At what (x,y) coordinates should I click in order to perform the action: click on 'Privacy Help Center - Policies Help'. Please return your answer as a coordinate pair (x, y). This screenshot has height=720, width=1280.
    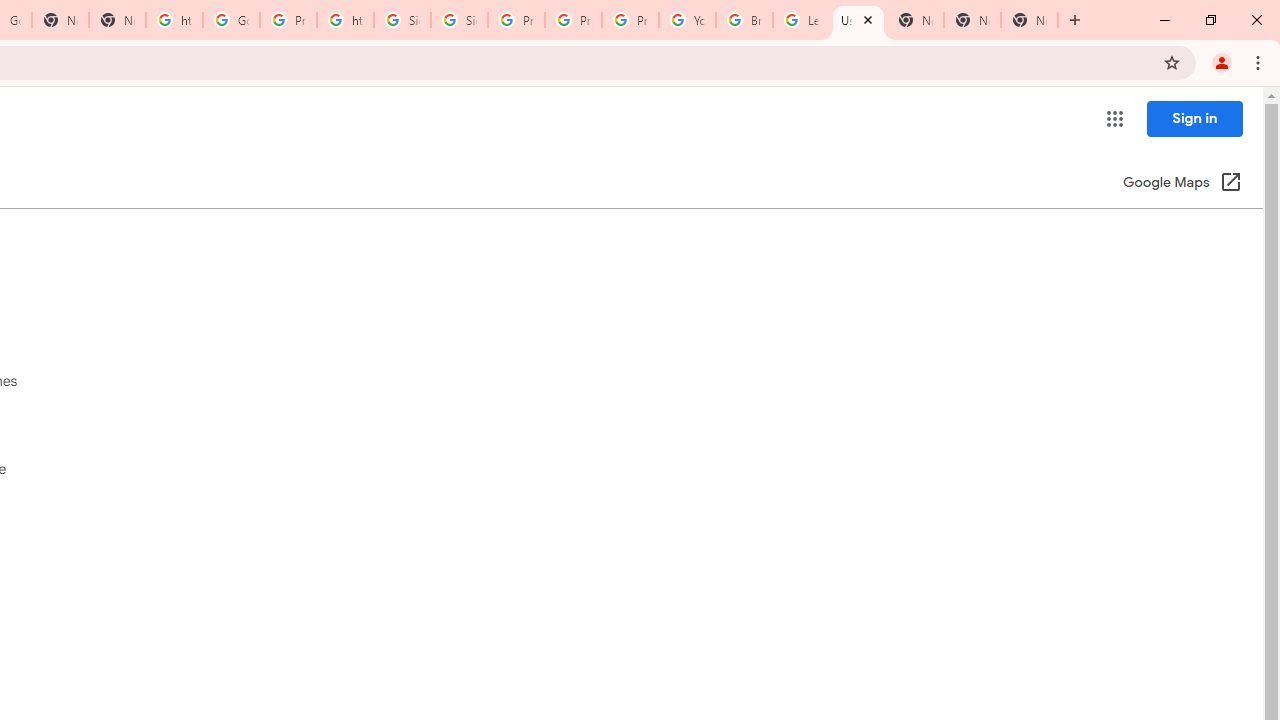
    Looking at the image, I should click on (572, 20).